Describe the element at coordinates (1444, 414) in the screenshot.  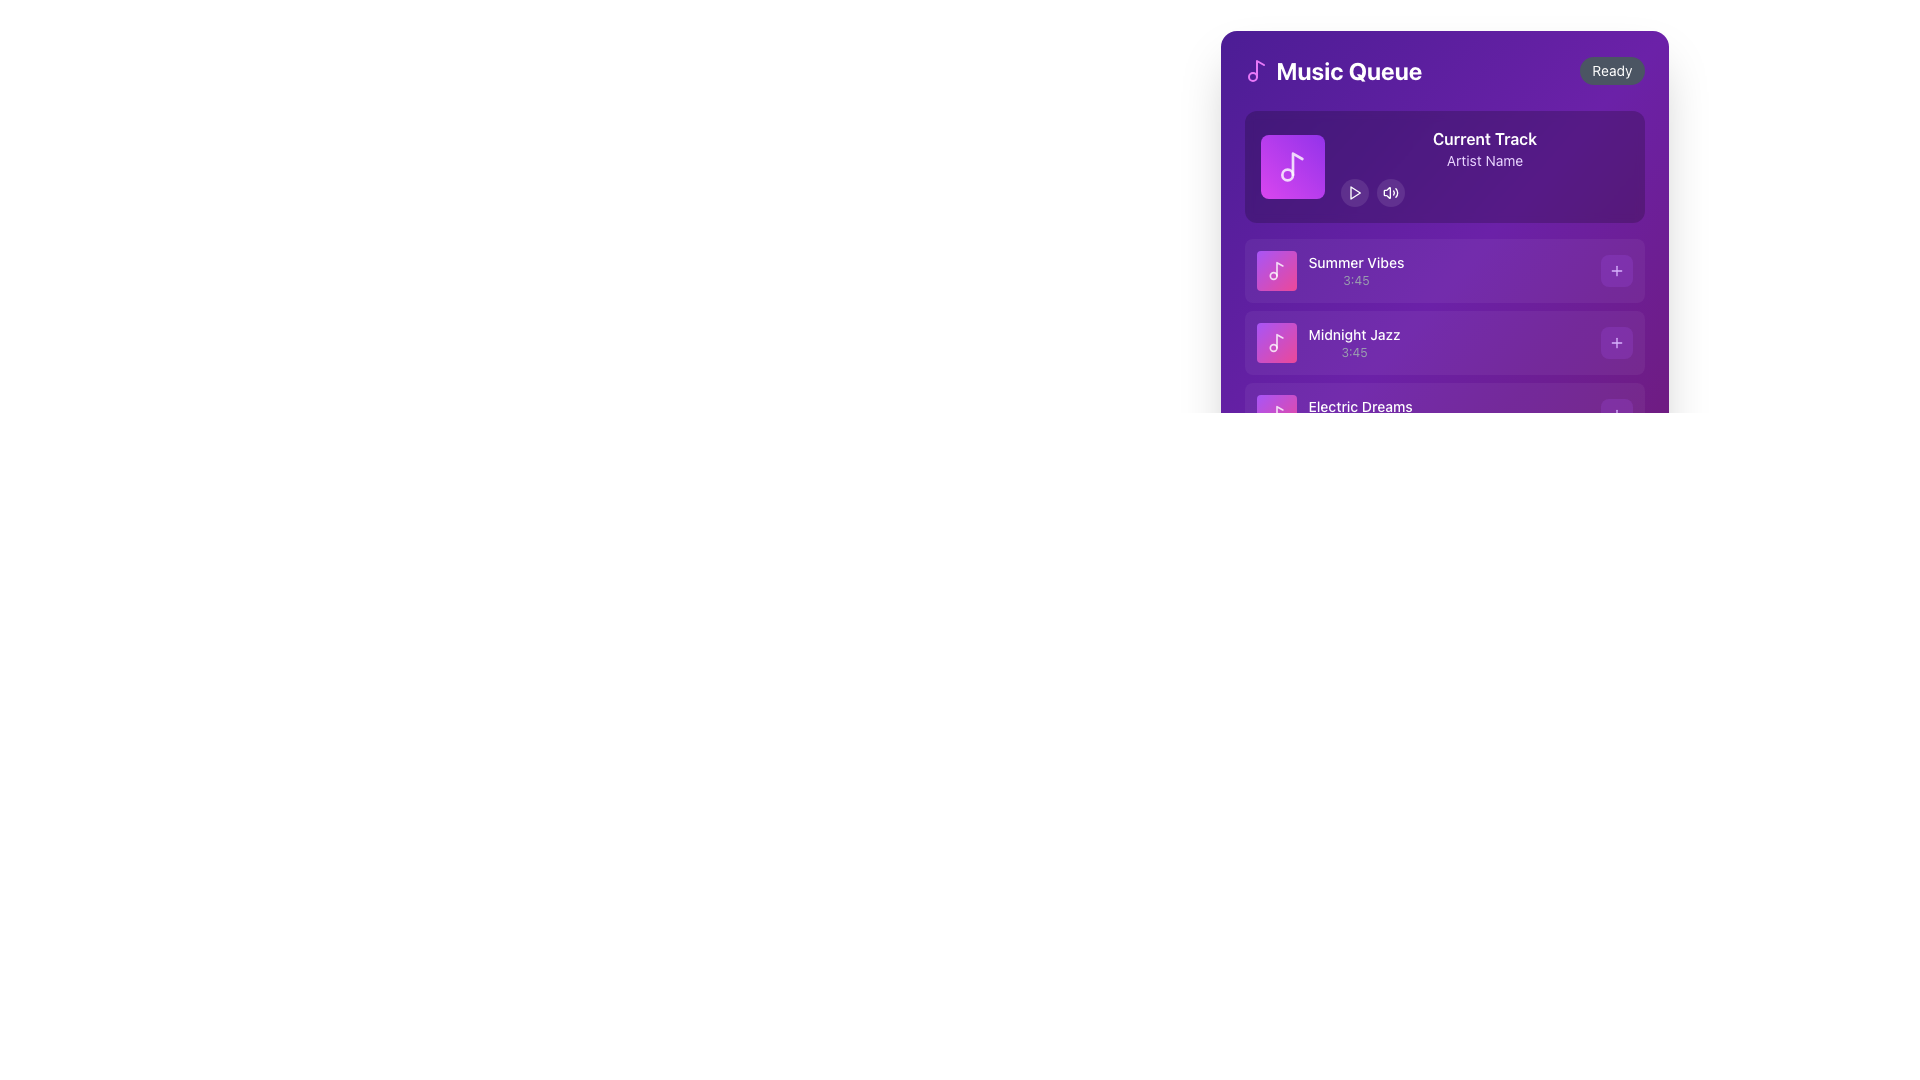
I see `the 'Electric Dreams' text in the third item of the vertical list` at that location.